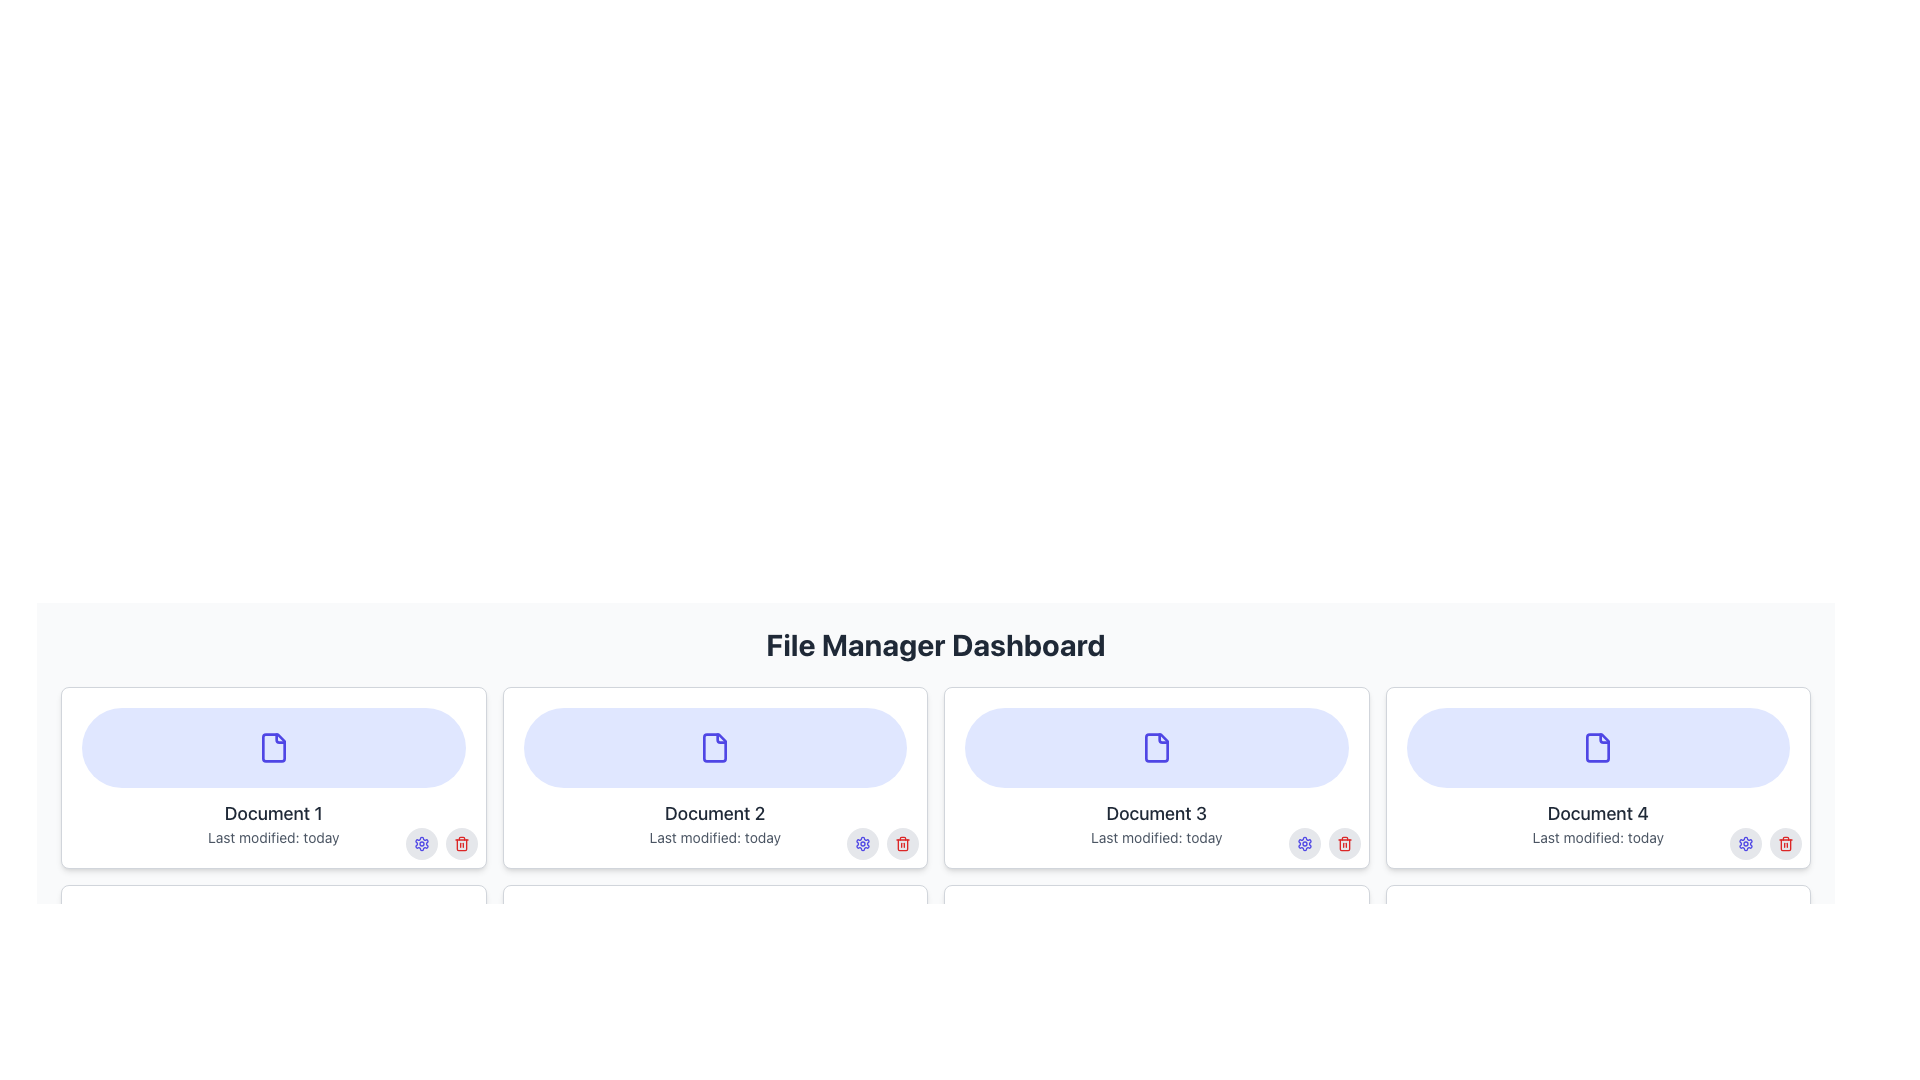  What do you see at coordinates (901, 844) in the screenshot?
I see `the delete button for 'Document 2'` at bounding box center [901, 844].